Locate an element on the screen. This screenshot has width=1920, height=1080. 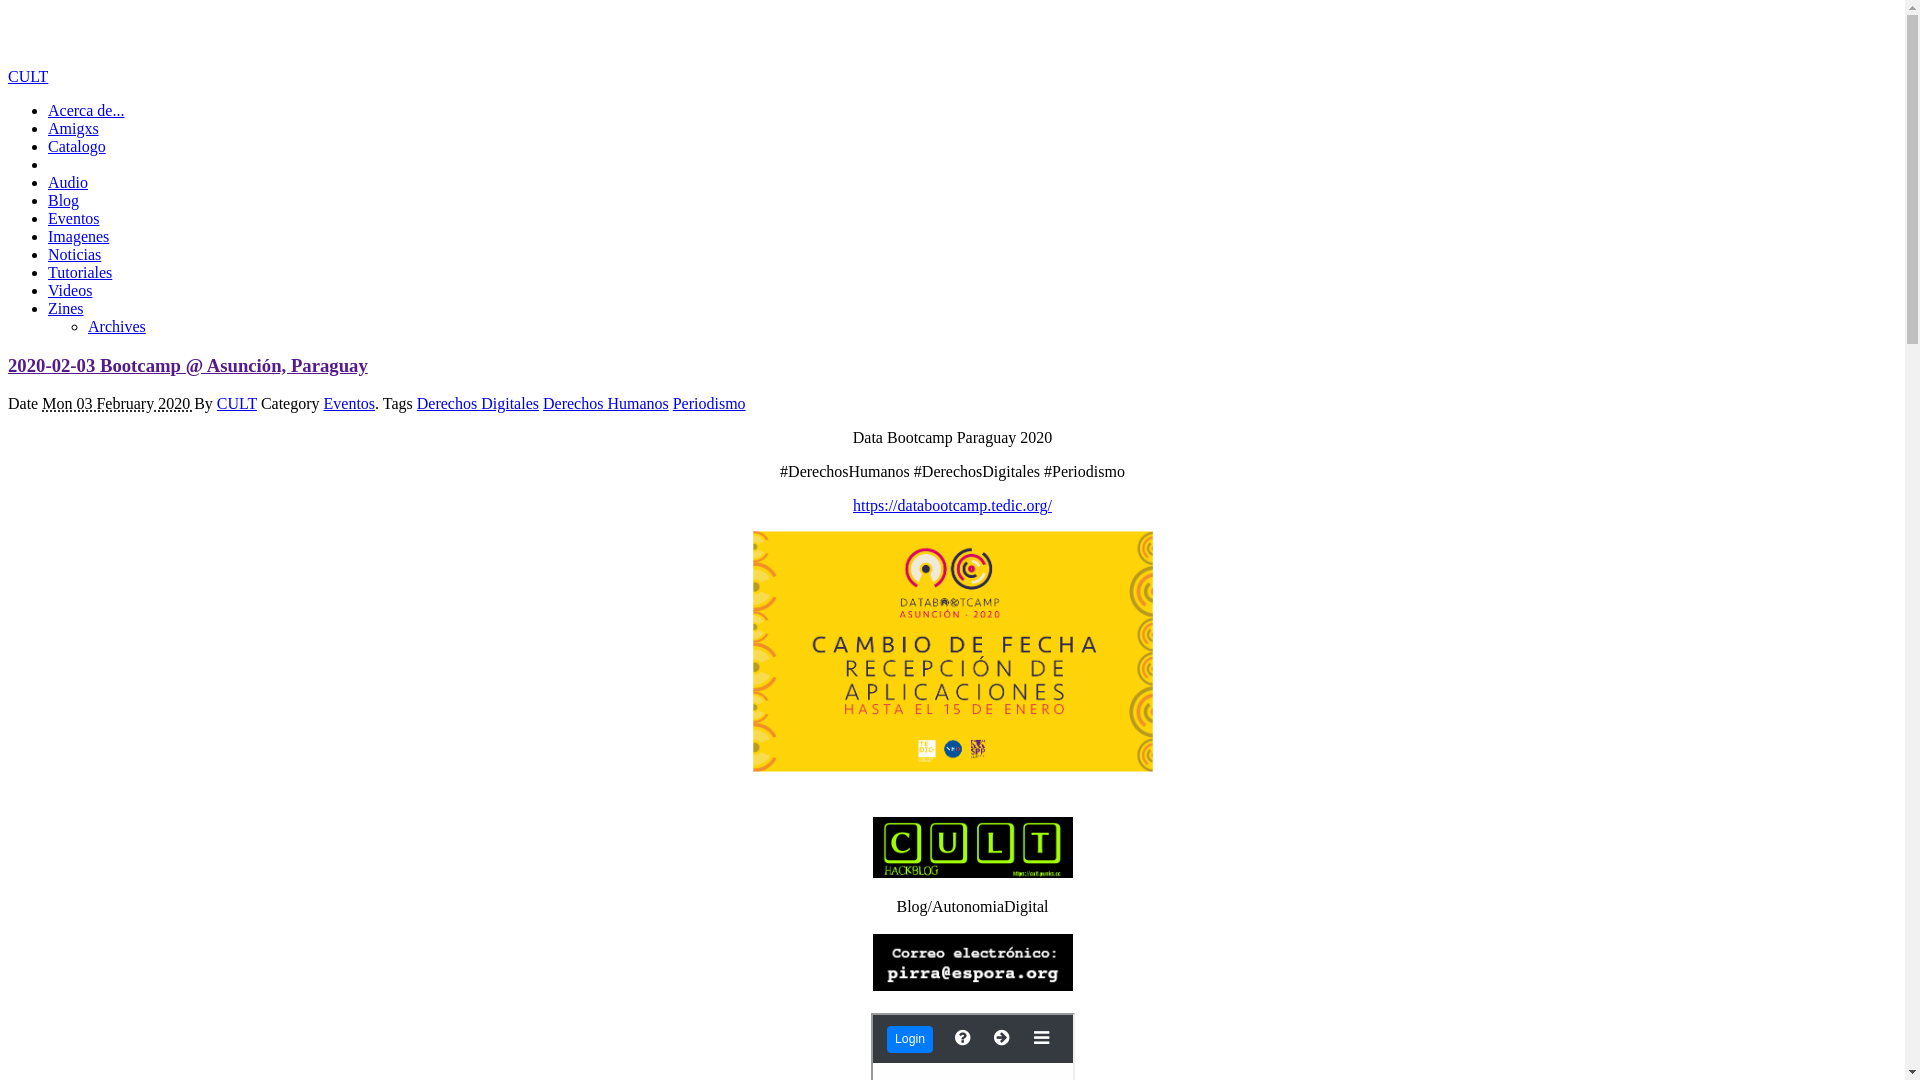
'Eventos' is located at coordinates (350, 403).